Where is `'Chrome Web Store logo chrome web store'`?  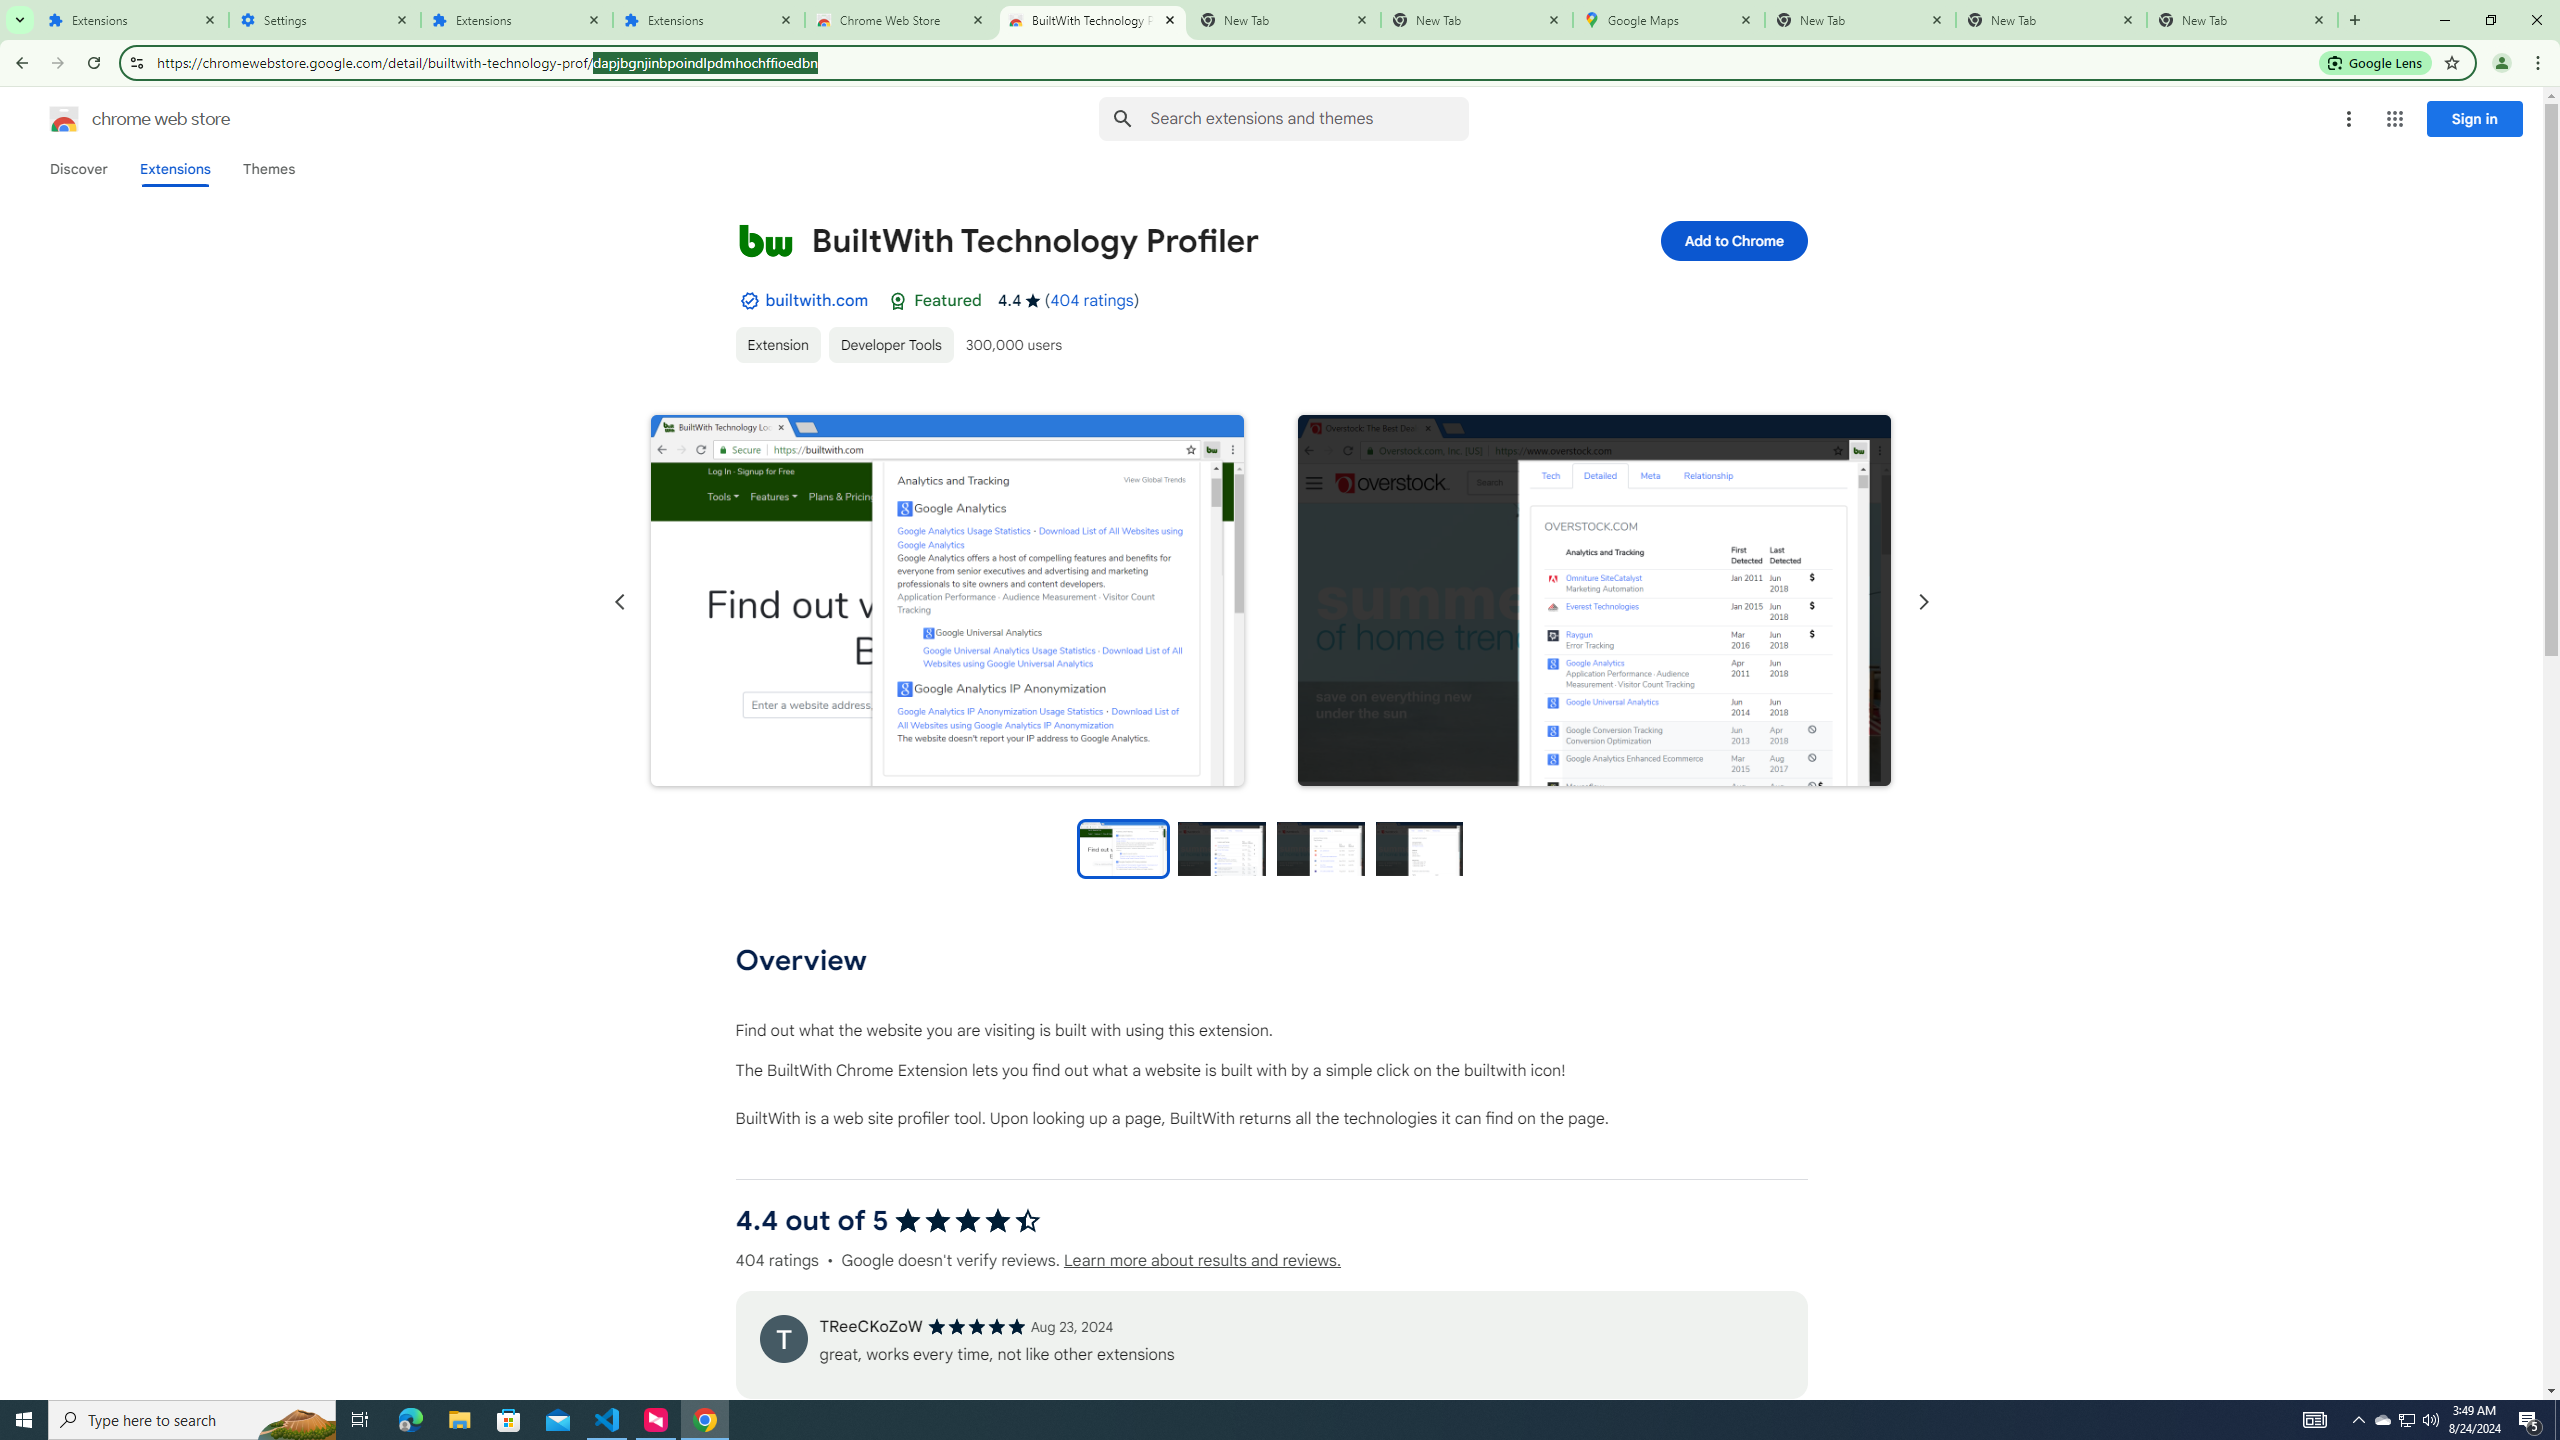 'Chrome Web Store logo chrome web store' is located at coordinates (118, 118).